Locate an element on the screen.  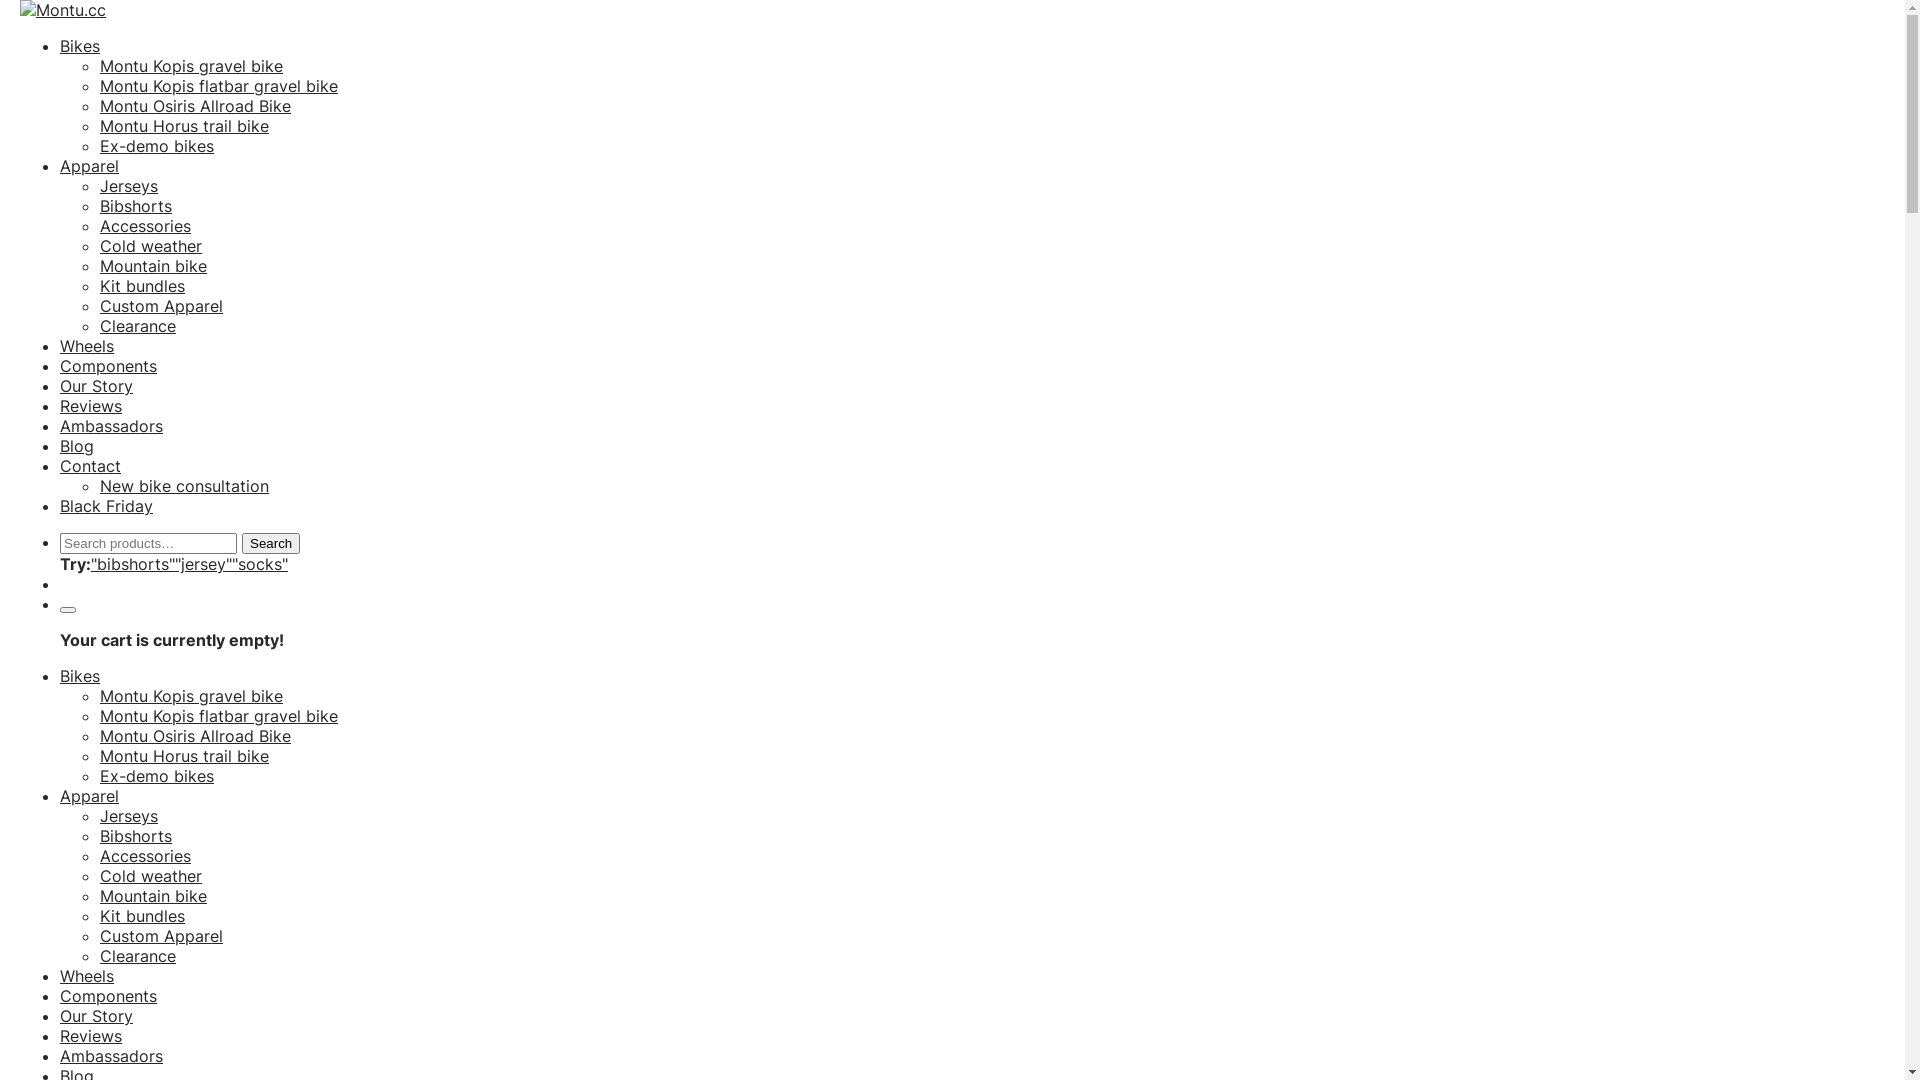
'Mountain bike' is located at coordinates (152, 894).